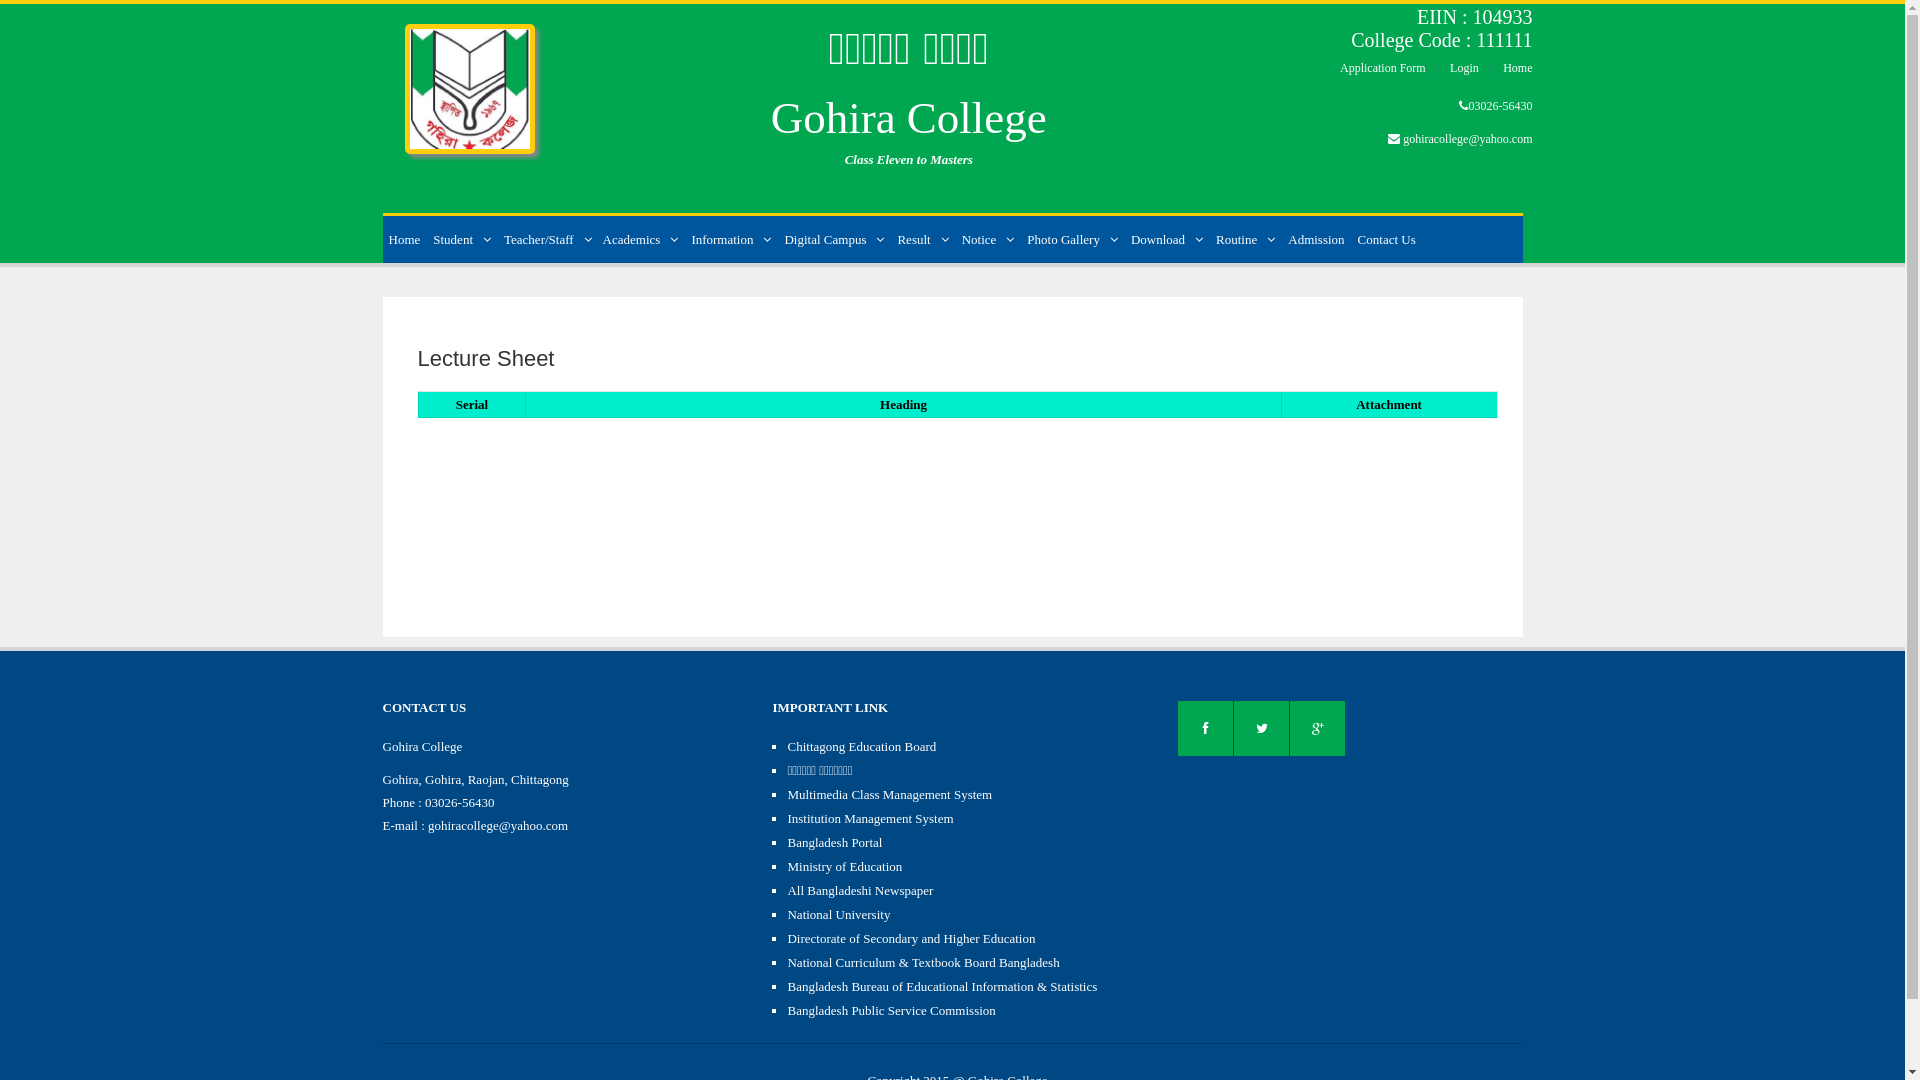 This screenshot has height=1080, width=1920. Describe the element at coordinates (1401, 137) in the screenshot. I see `'gohiracollege@yahoo.com'` at that location.